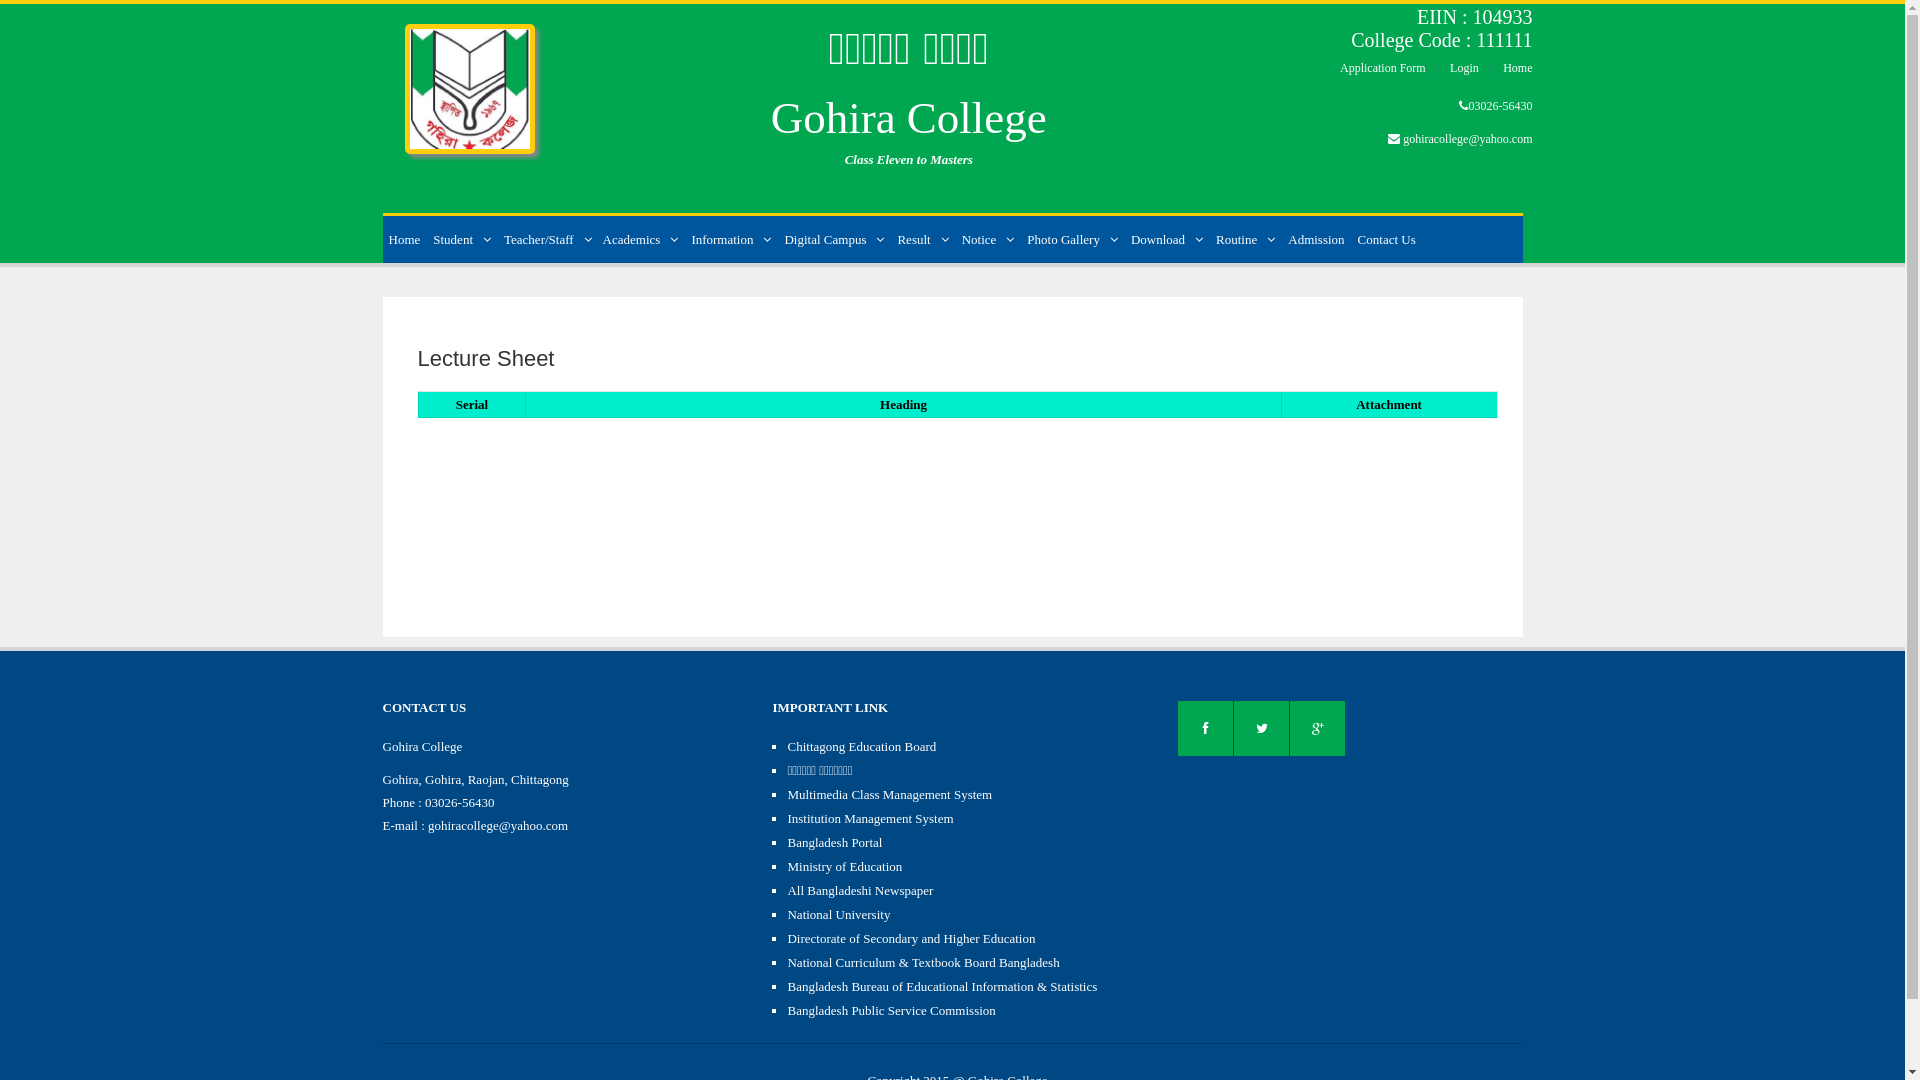 This screenshot has height=1080, width=1920. Describe the element at coordinates (1401, 137) in the screenshot. I see `'gohiracollege@yahoo.com'` at that location.